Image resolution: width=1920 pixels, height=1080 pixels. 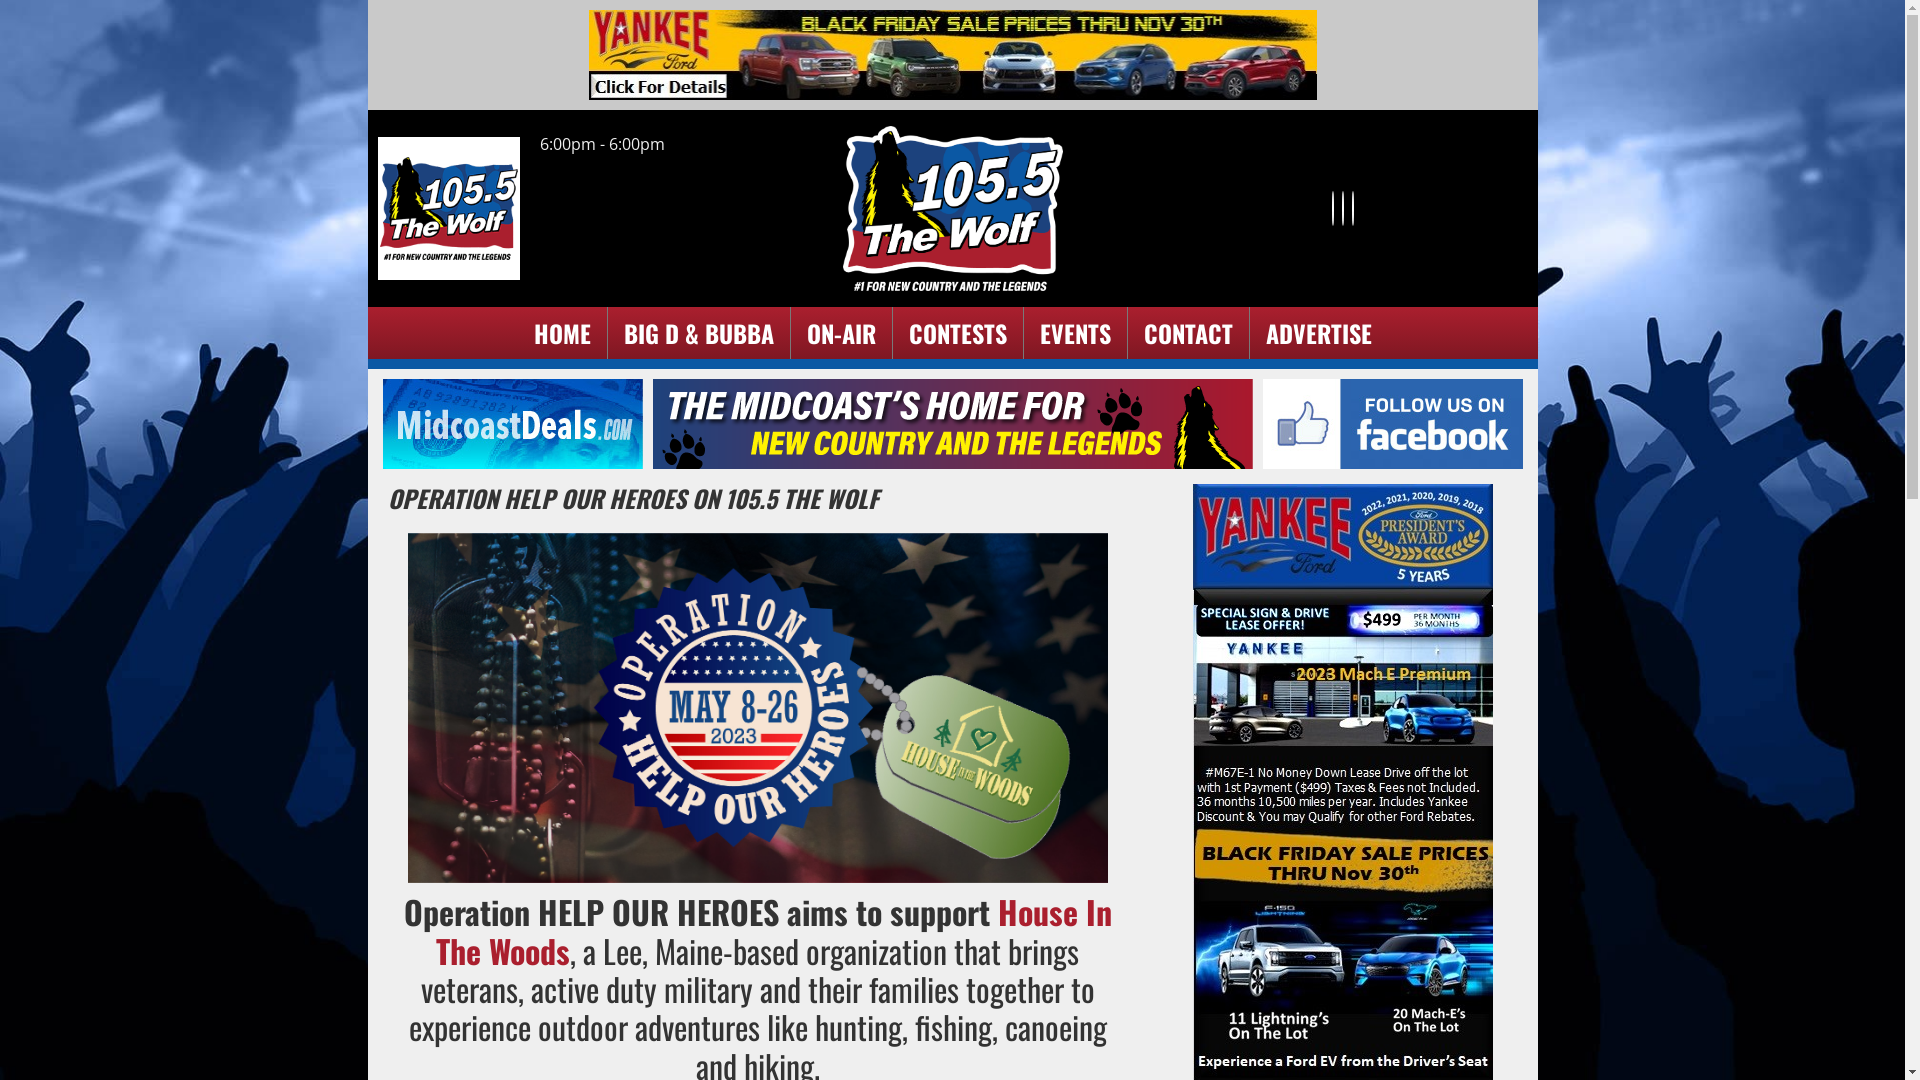 What do you see at coordinates (1319, 331) in the screenshot?
I see `'ADVERTISE'` at bounding box center [1319, 331].